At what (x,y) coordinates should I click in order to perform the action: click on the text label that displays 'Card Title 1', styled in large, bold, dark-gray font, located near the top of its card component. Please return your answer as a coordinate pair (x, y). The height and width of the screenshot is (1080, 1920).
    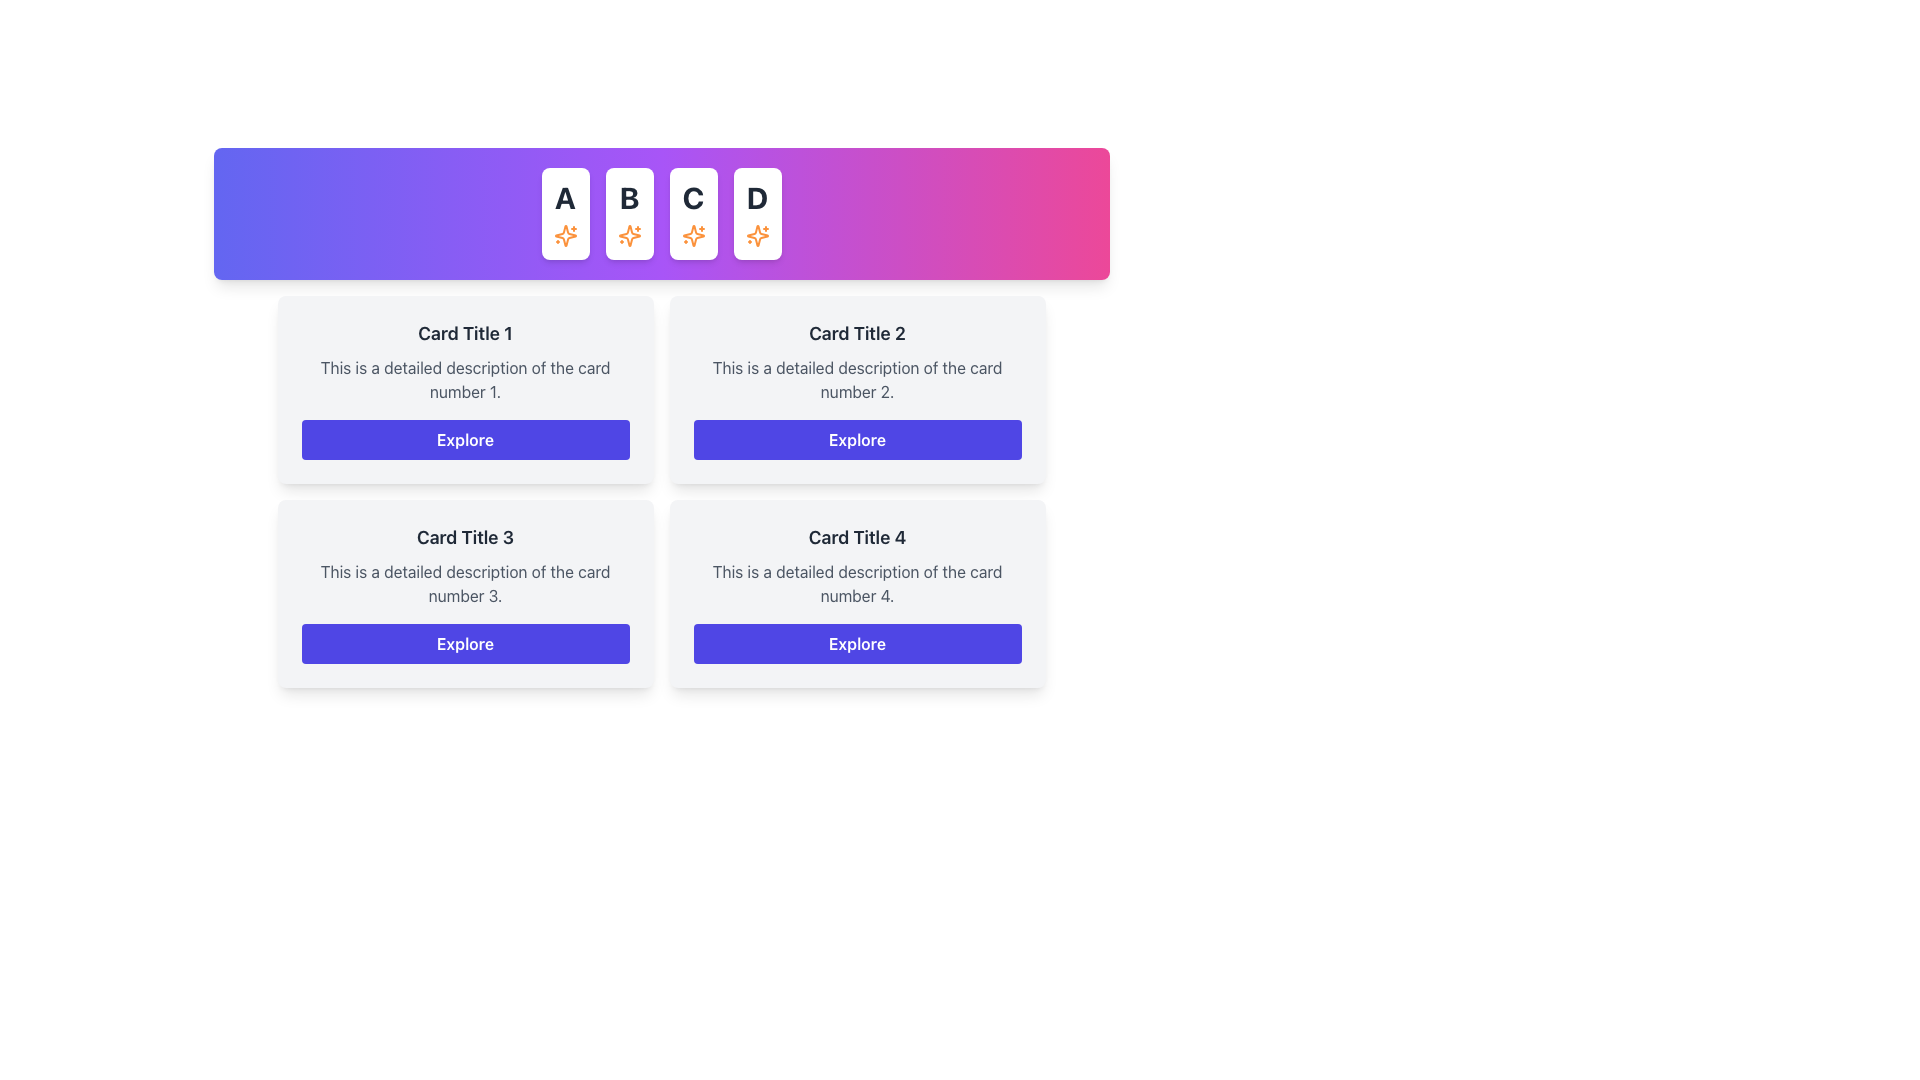
    Looking at the image, I should click on (464, 333).